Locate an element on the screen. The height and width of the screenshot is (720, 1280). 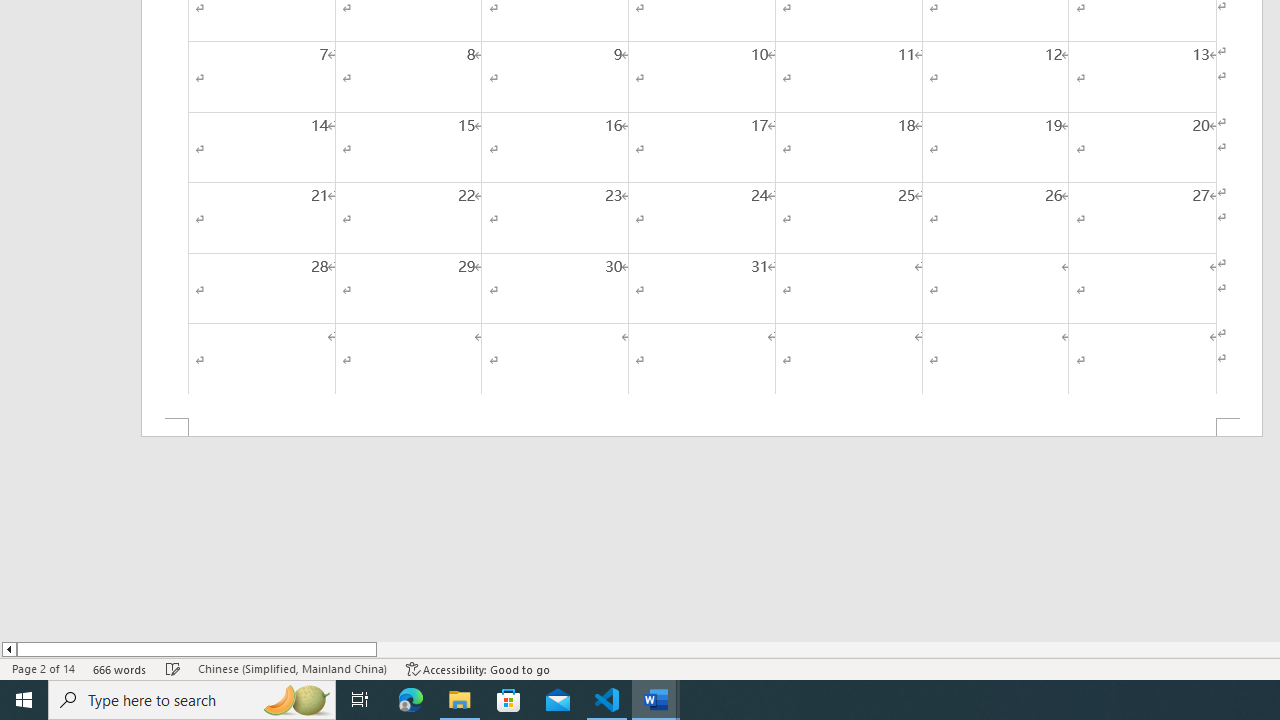
'Footer -Section 1-' is located at coordinates (702, 426).